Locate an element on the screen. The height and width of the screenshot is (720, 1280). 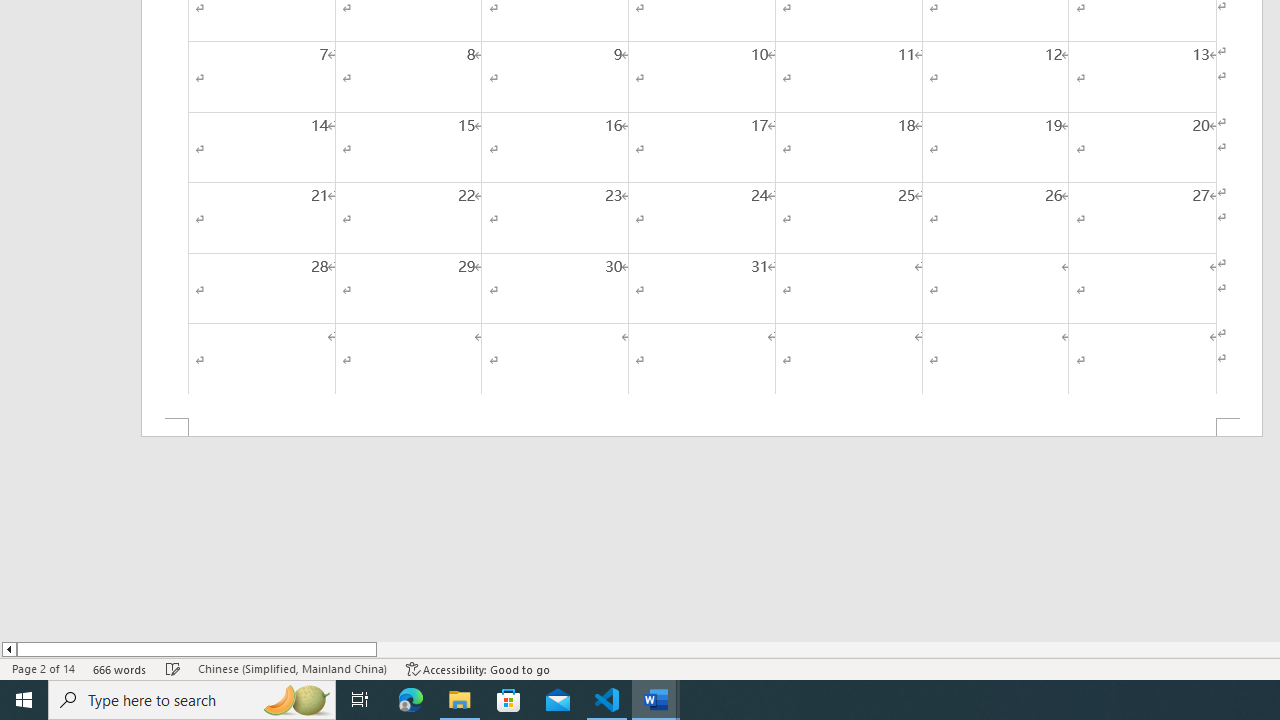
'Footer -Section 1-' is located at coordinates (702, 426).